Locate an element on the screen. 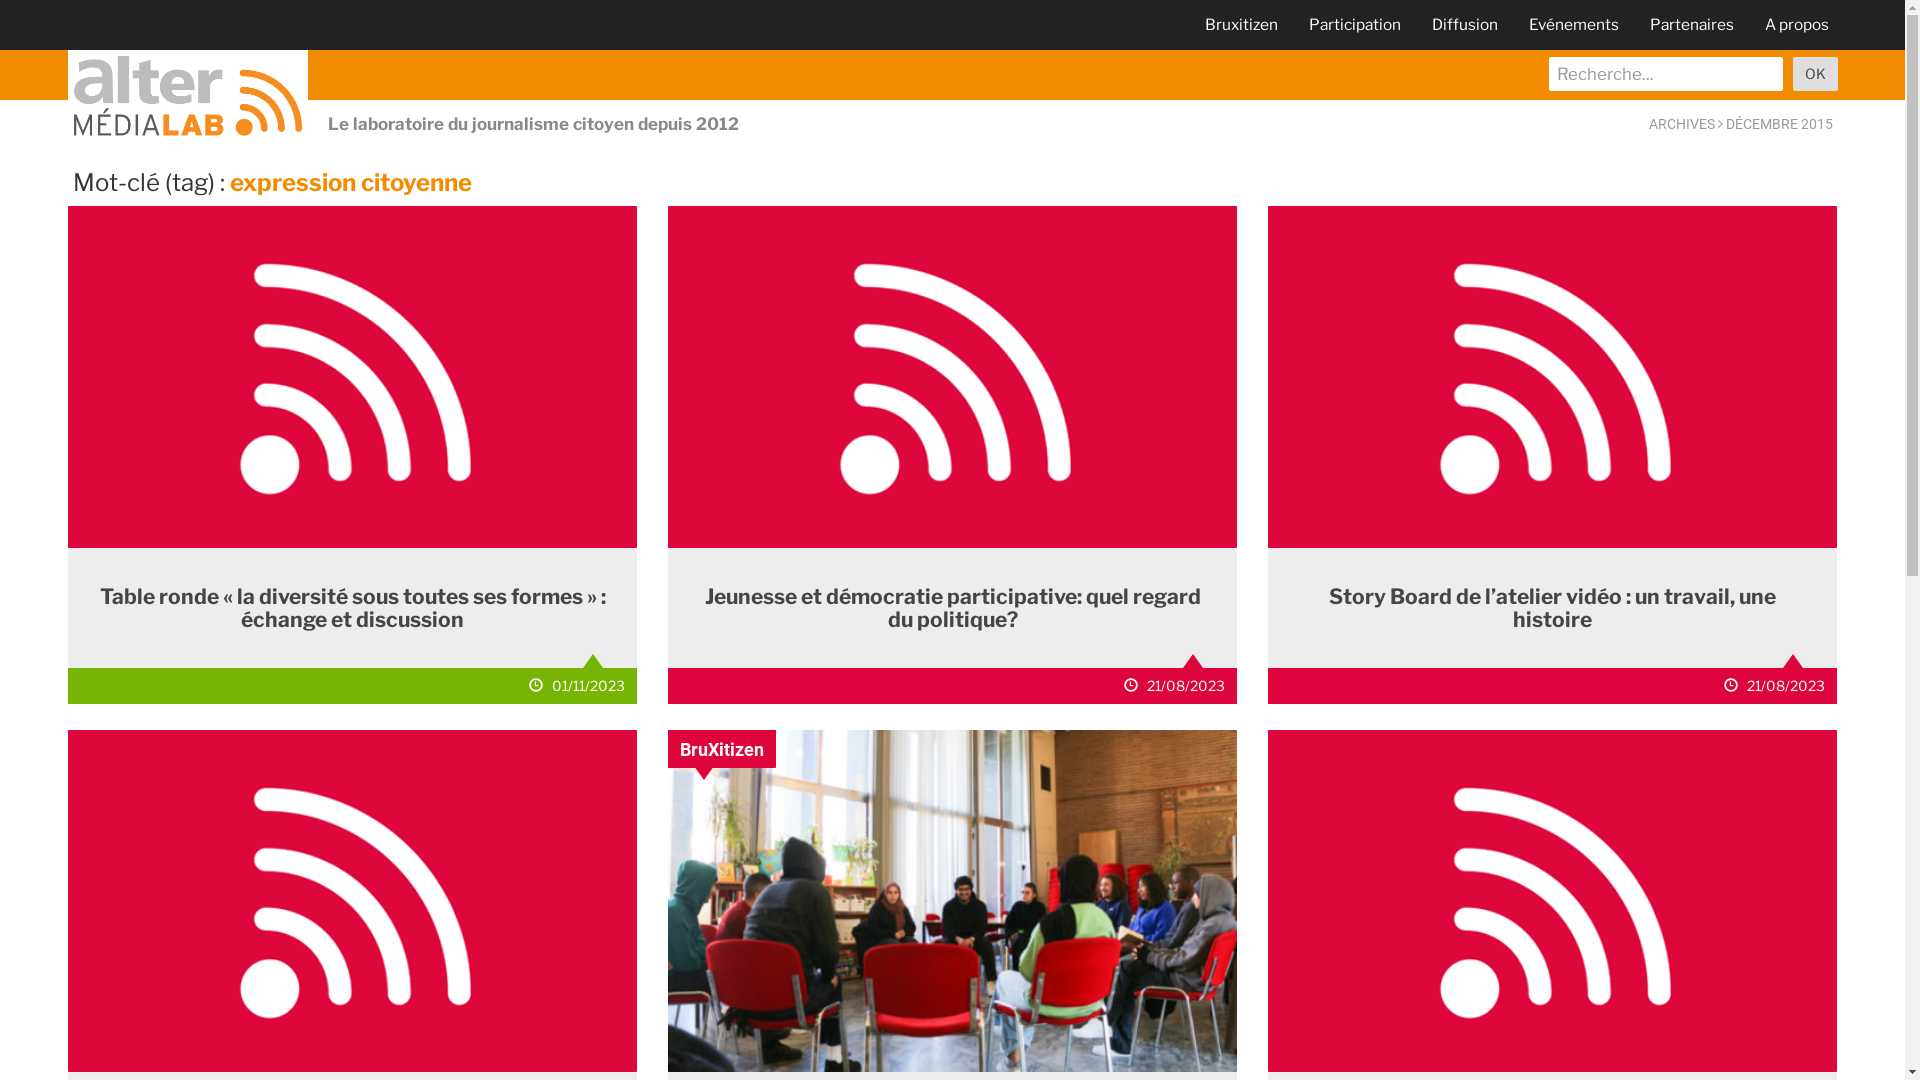 This screenshot has height=1080, width=1920. 'recherche' is located at coordinates (1665, 72).